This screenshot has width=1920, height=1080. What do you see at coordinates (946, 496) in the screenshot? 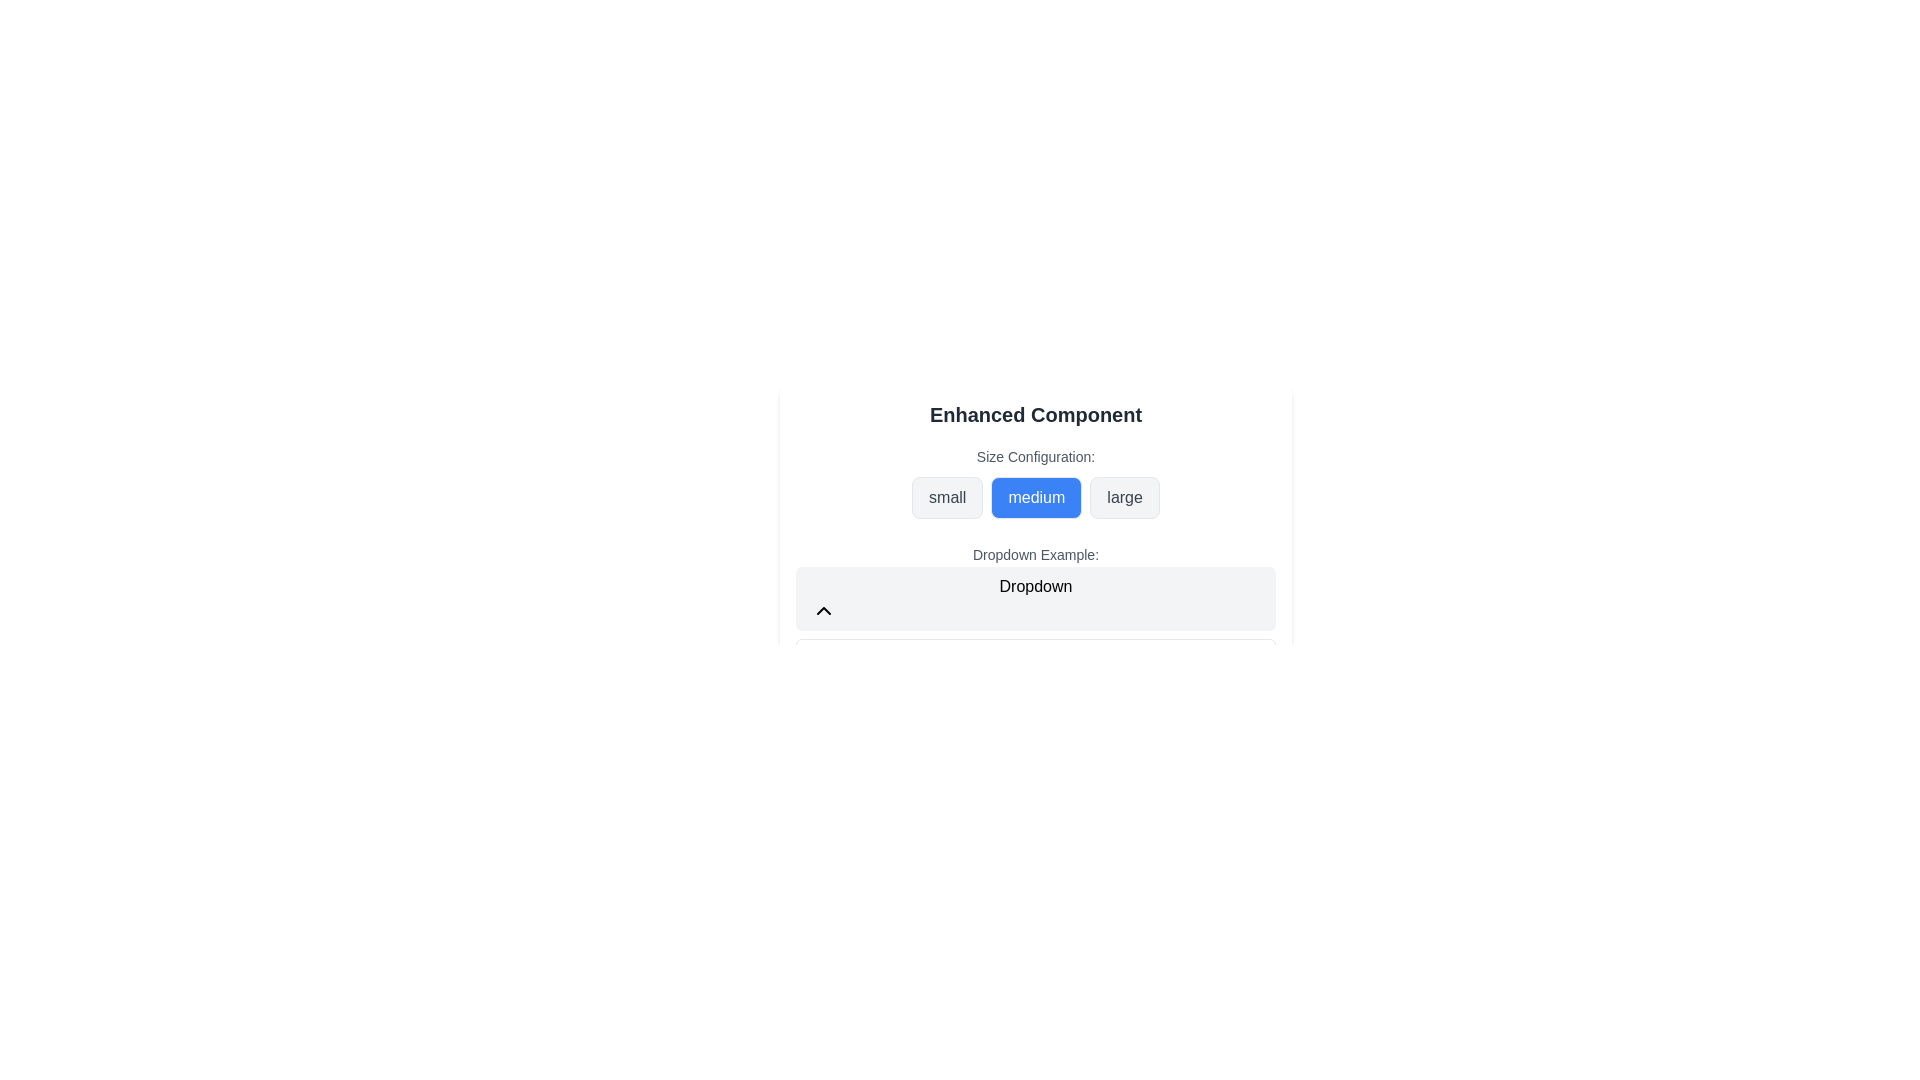
I see `the first button for size selection located under the 'Enhanced Component' heading` at bounding box center [946, 496].